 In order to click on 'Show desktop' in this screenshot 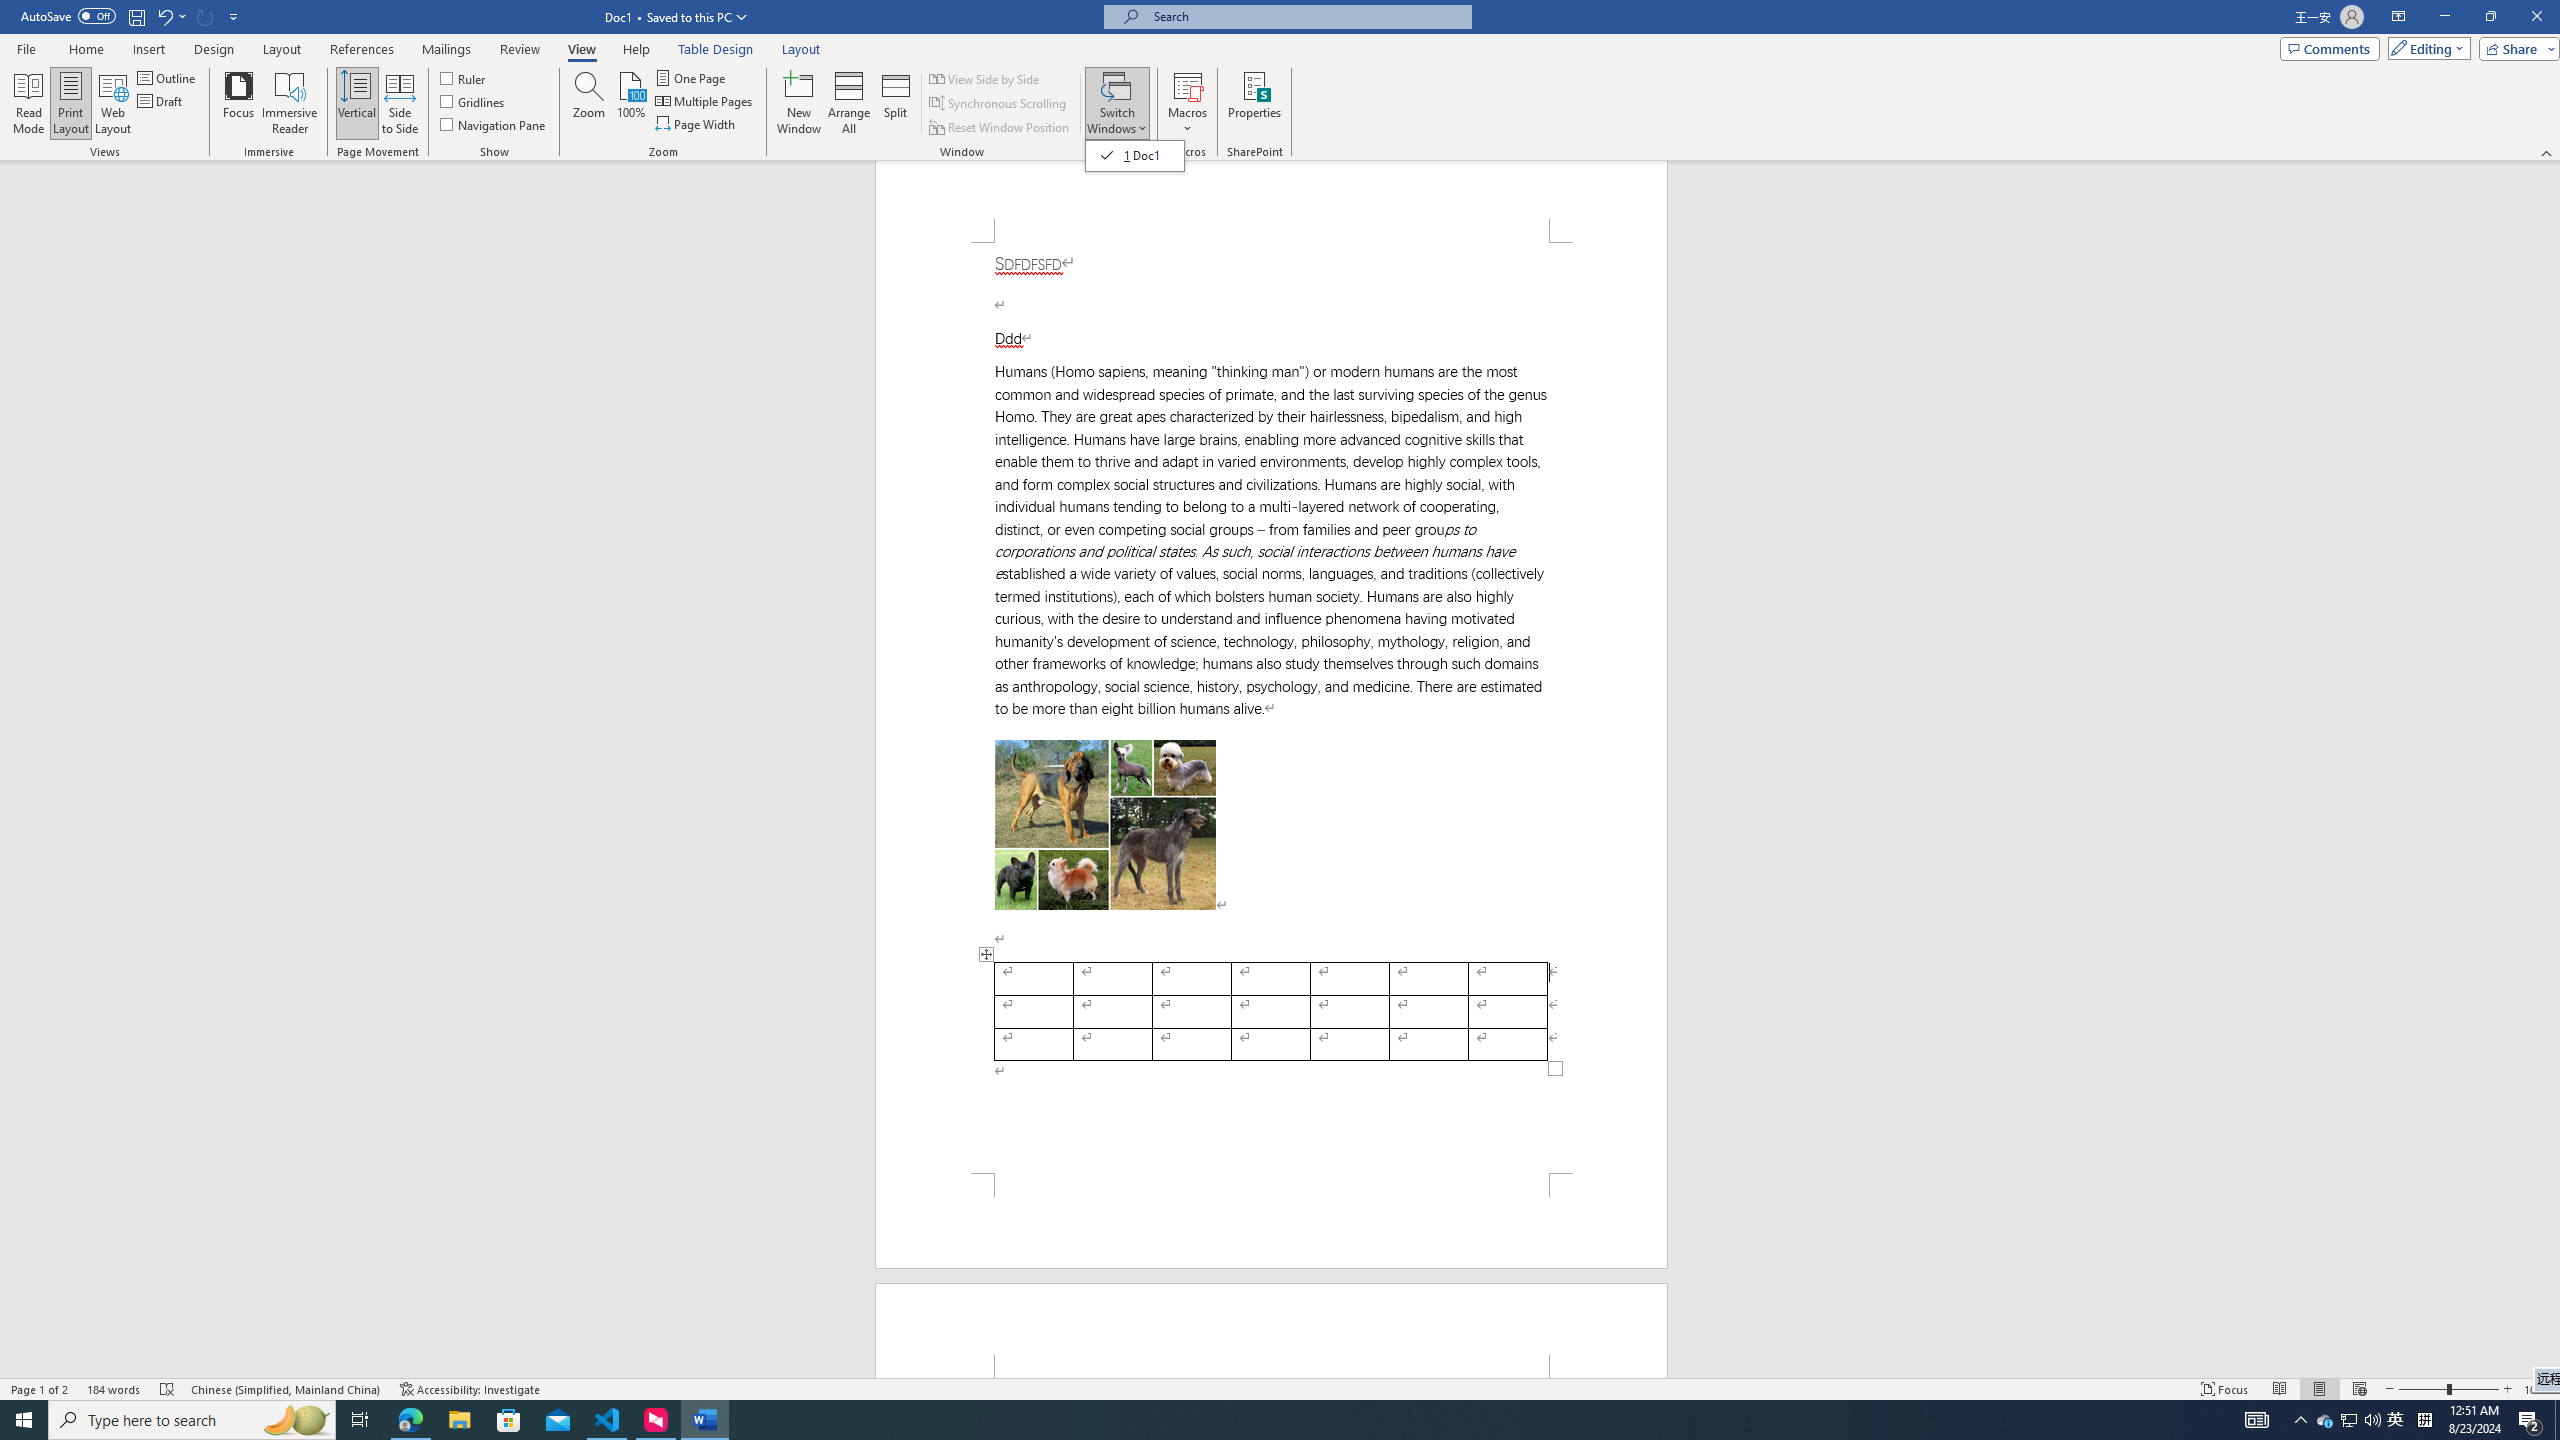, I will do `click(2556, 1418)`.